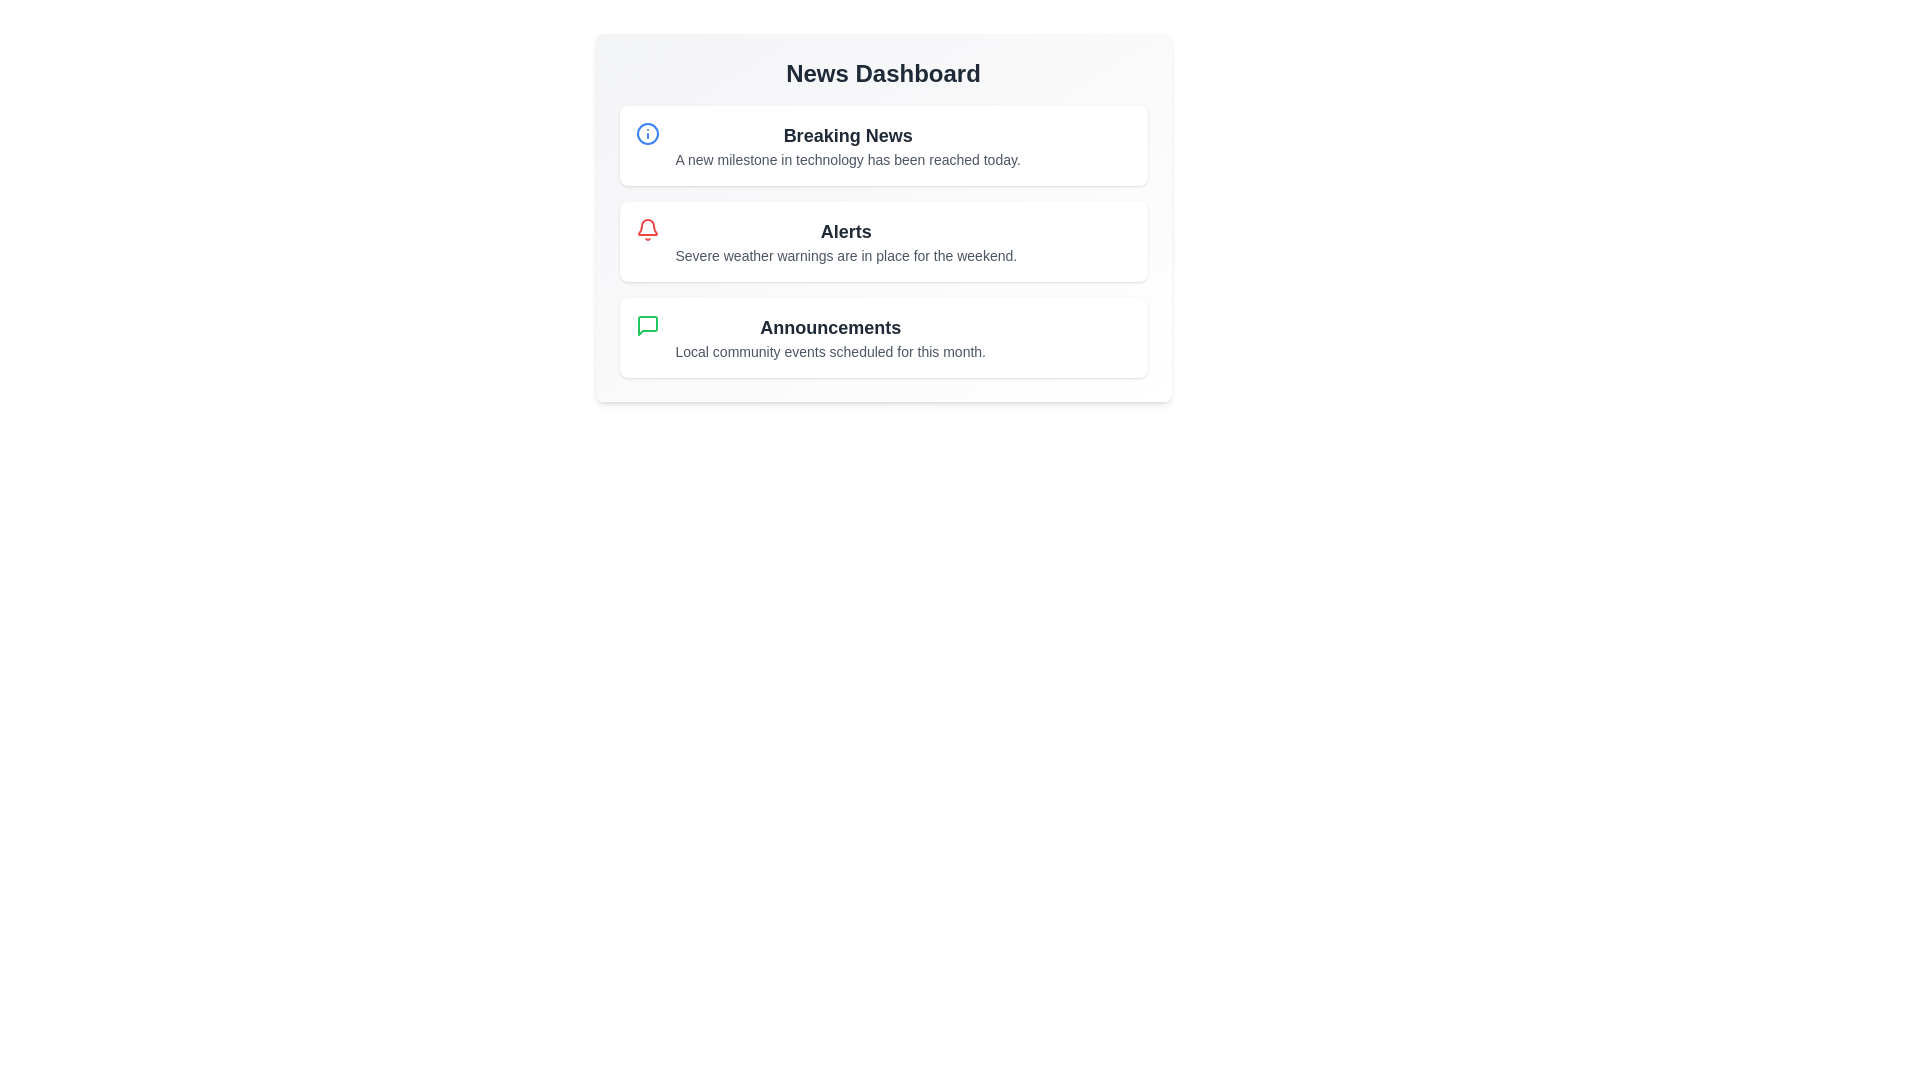  Describe the element at coordinates (882, 337) in the screenshot. I see `the 'Announcements' section in the NewsDashboard` at that location.